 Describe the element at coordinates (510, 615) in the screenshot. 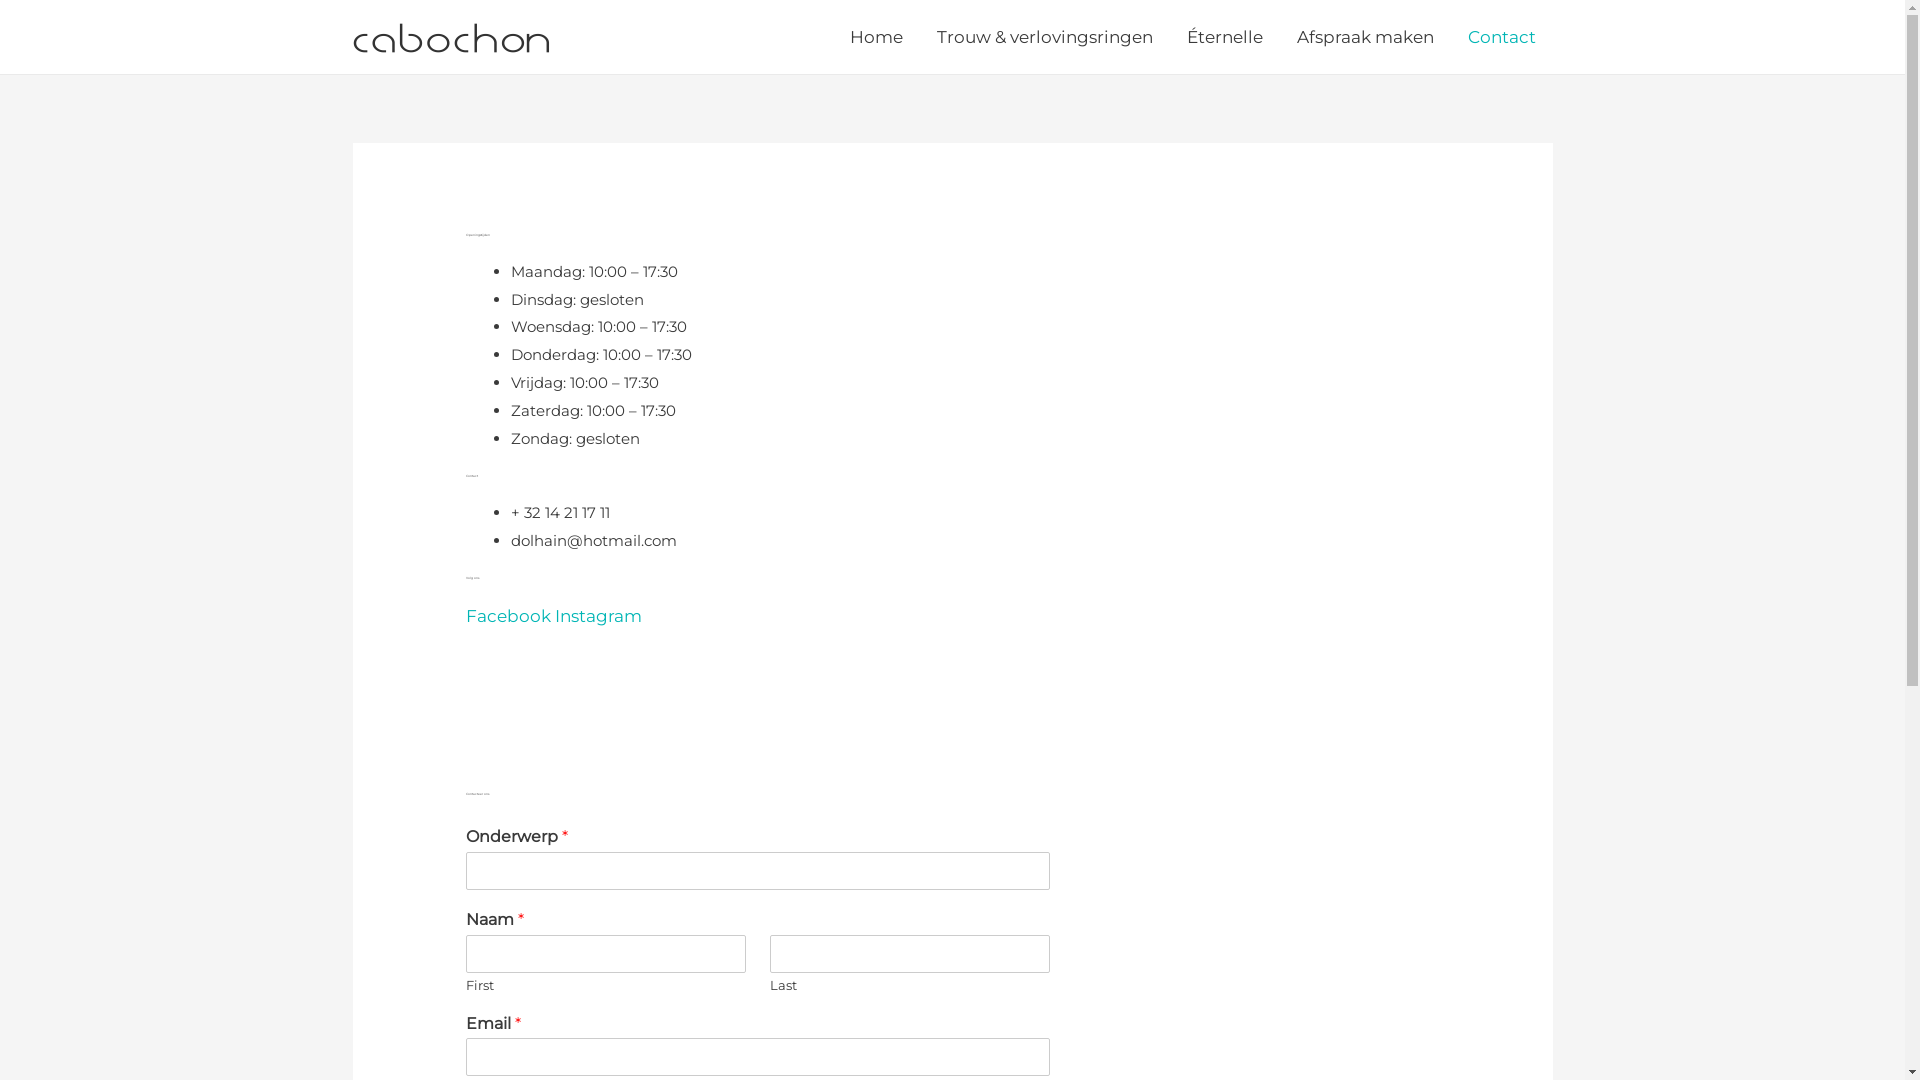

I see `'Facebook'` at that location.